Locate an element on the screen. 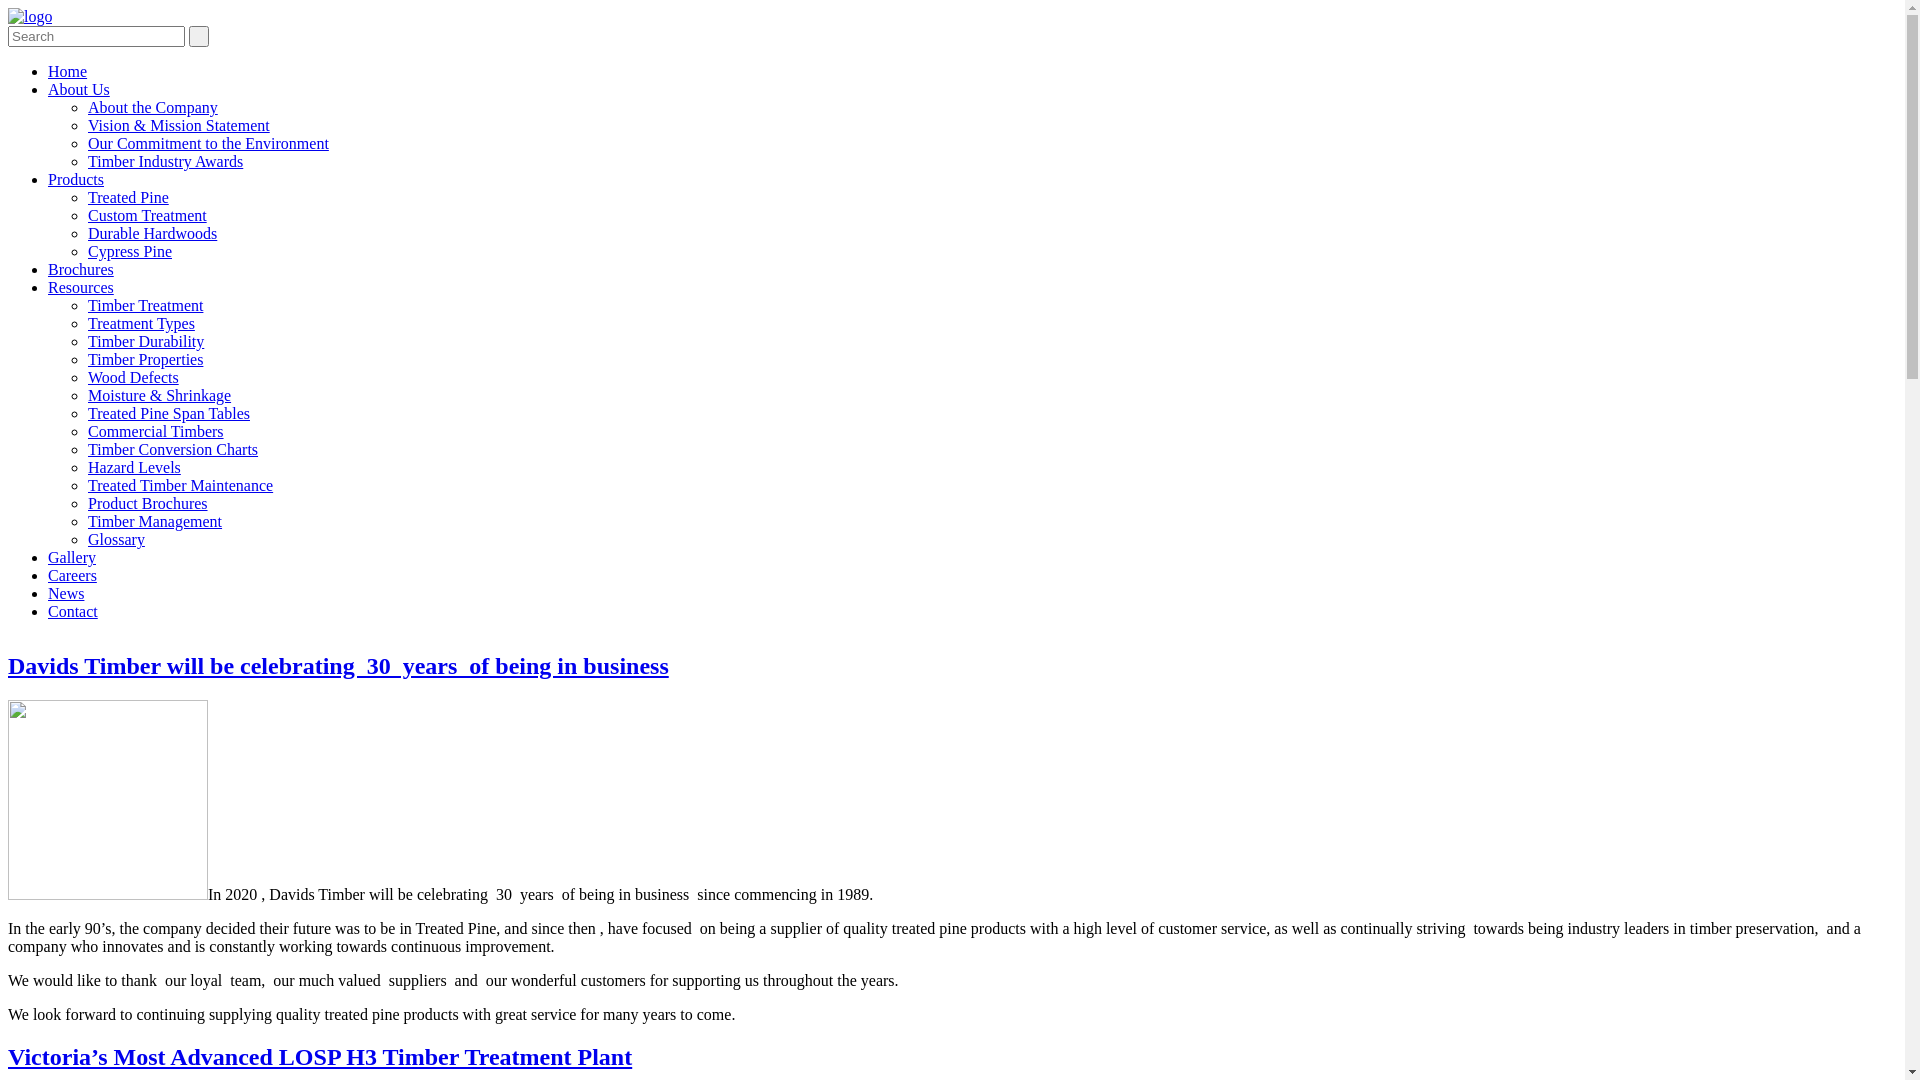  'Resources' is located at coordinates (80, 287).